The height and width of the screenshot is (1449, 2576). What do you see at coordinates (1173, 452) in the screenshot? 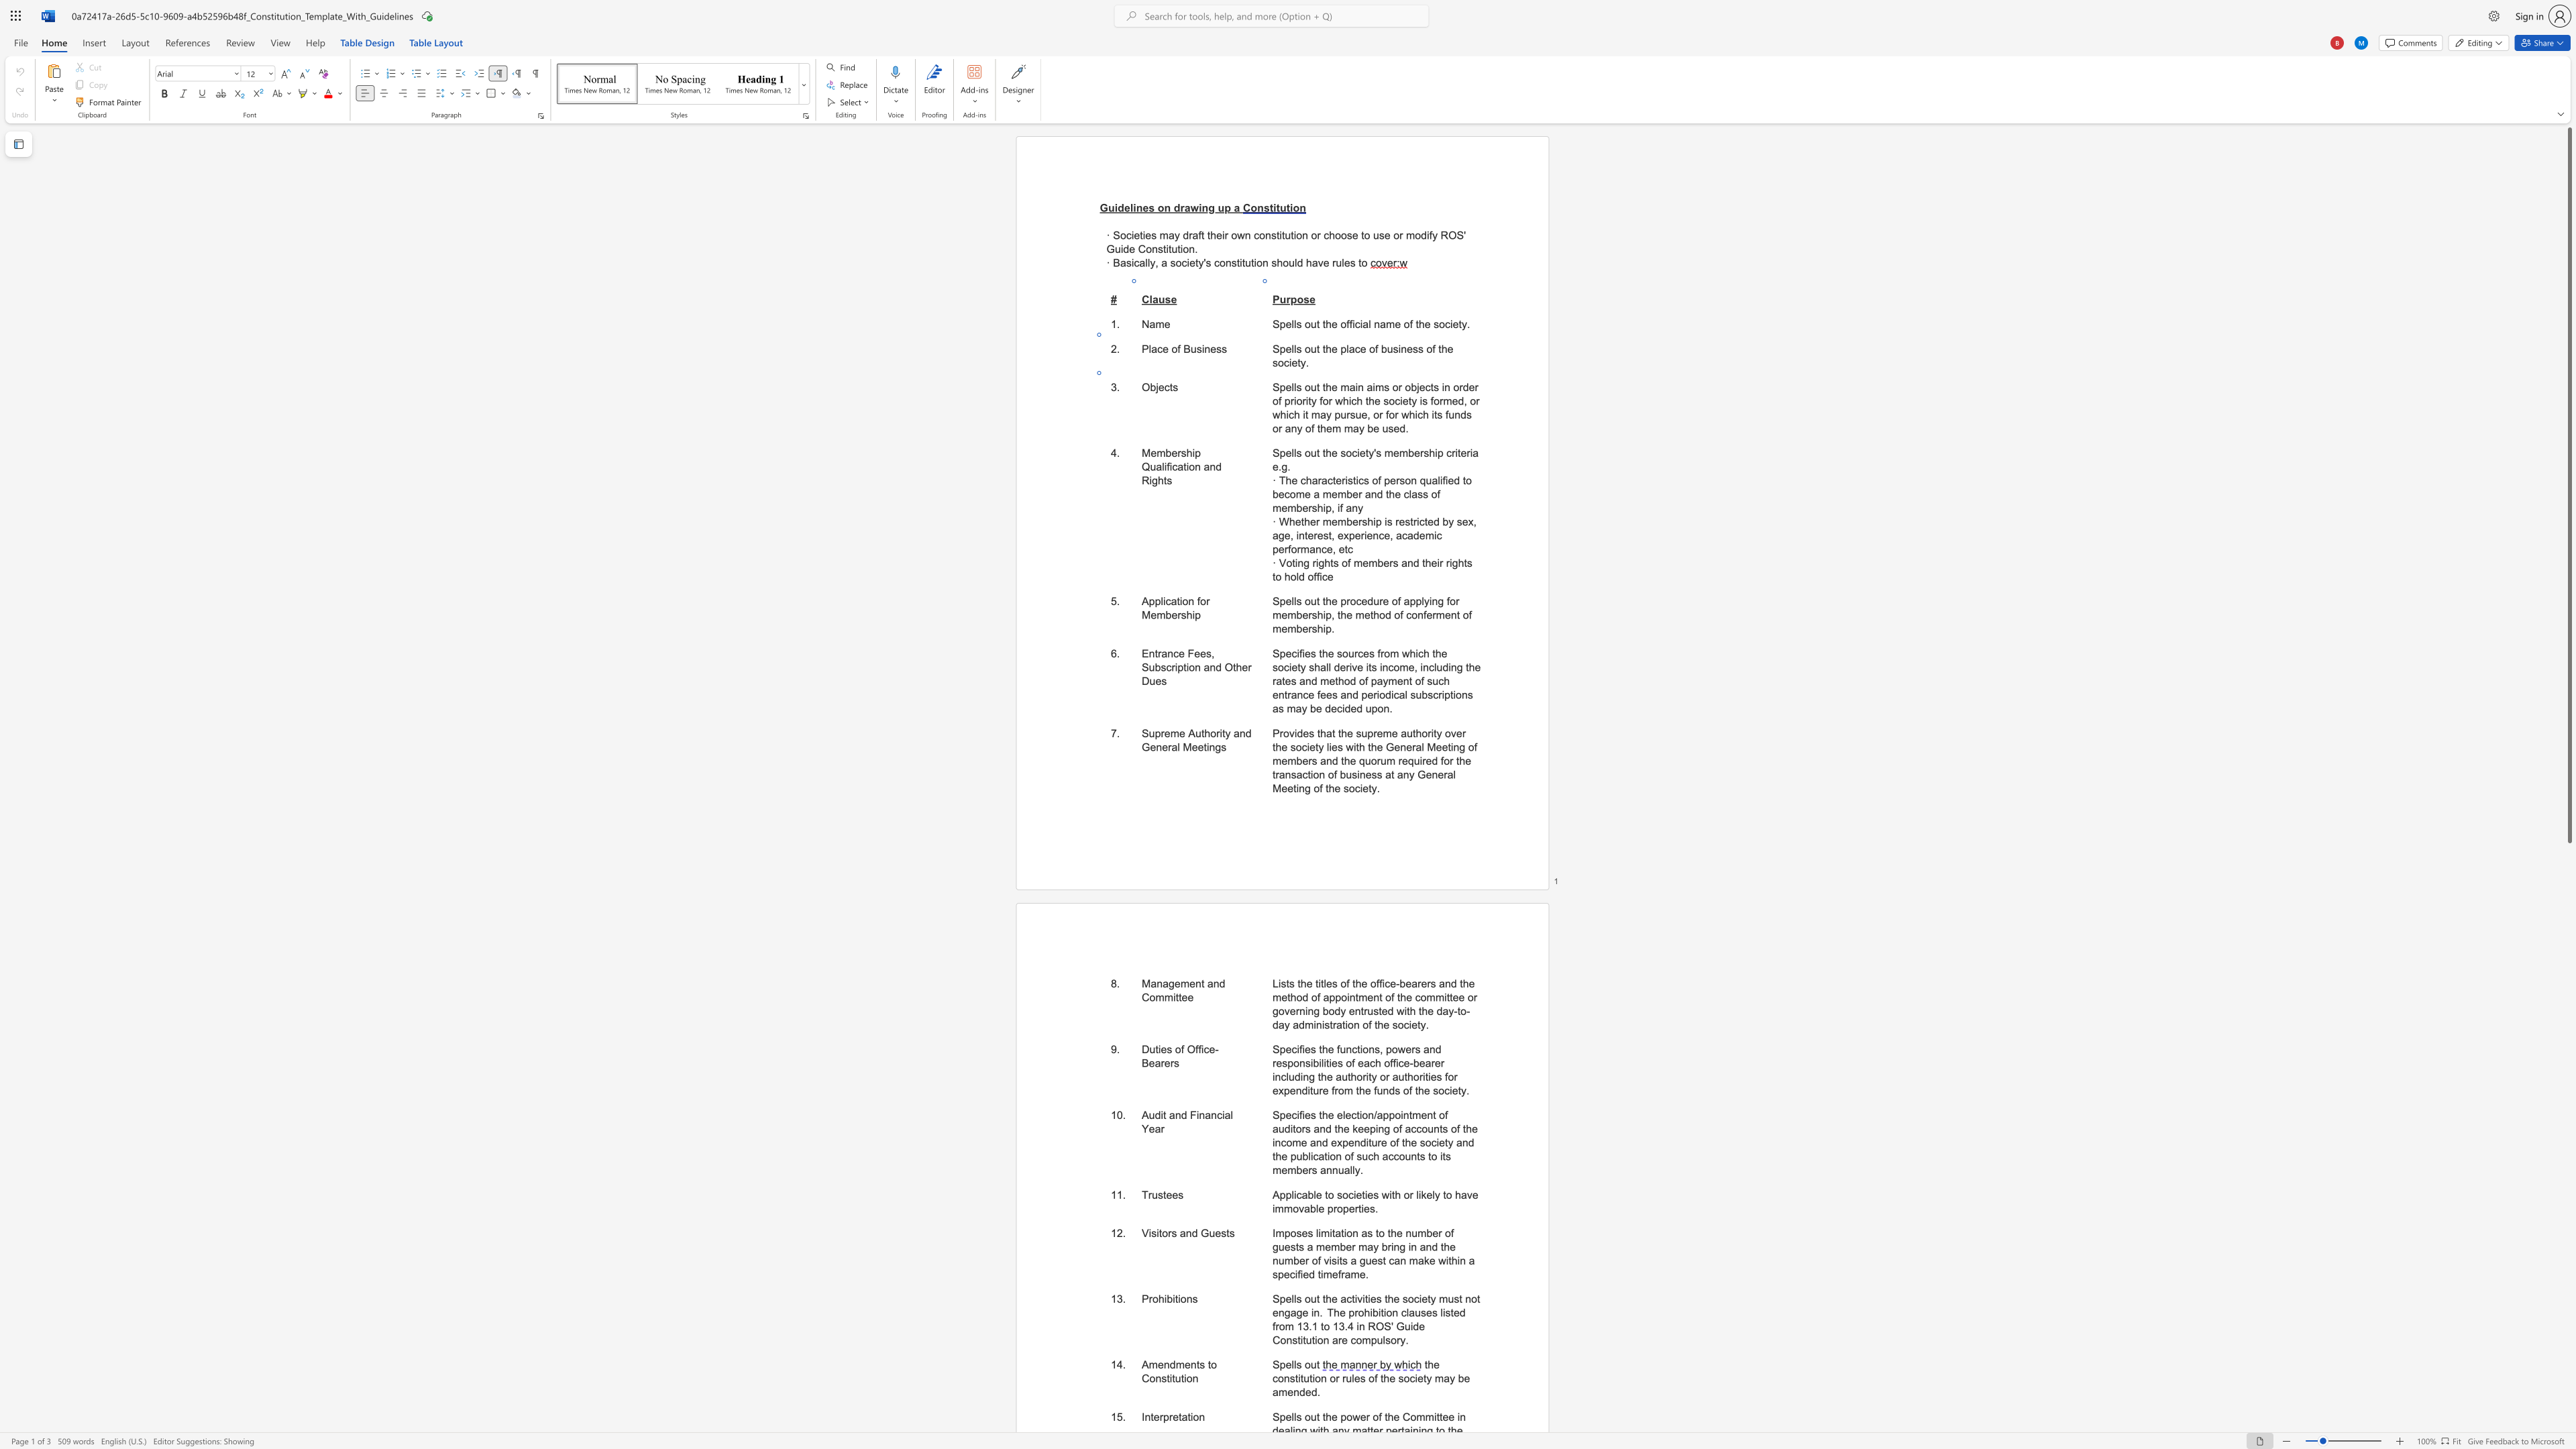
I see `the 2th character "e" in the text` at bounding box center [1173, 452].